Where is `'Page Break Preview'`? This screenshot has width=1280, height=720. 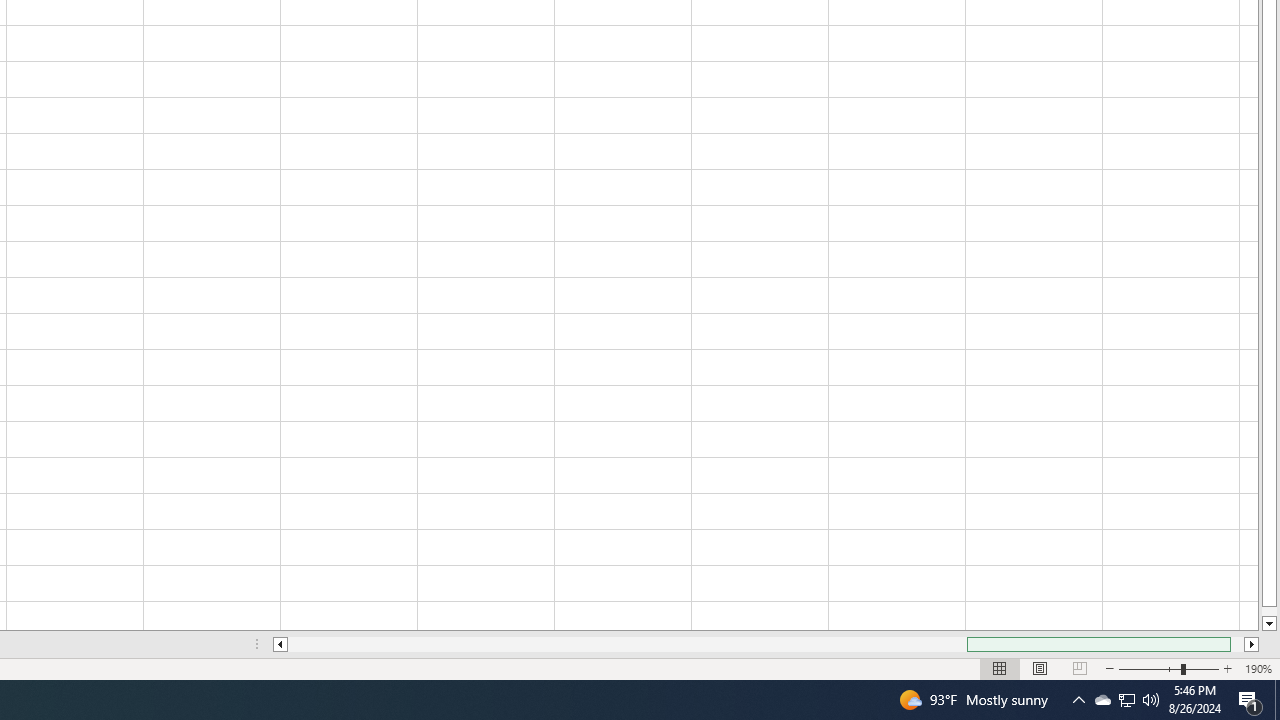
'Page Break Preview' is located at coordinates (1078, 669).